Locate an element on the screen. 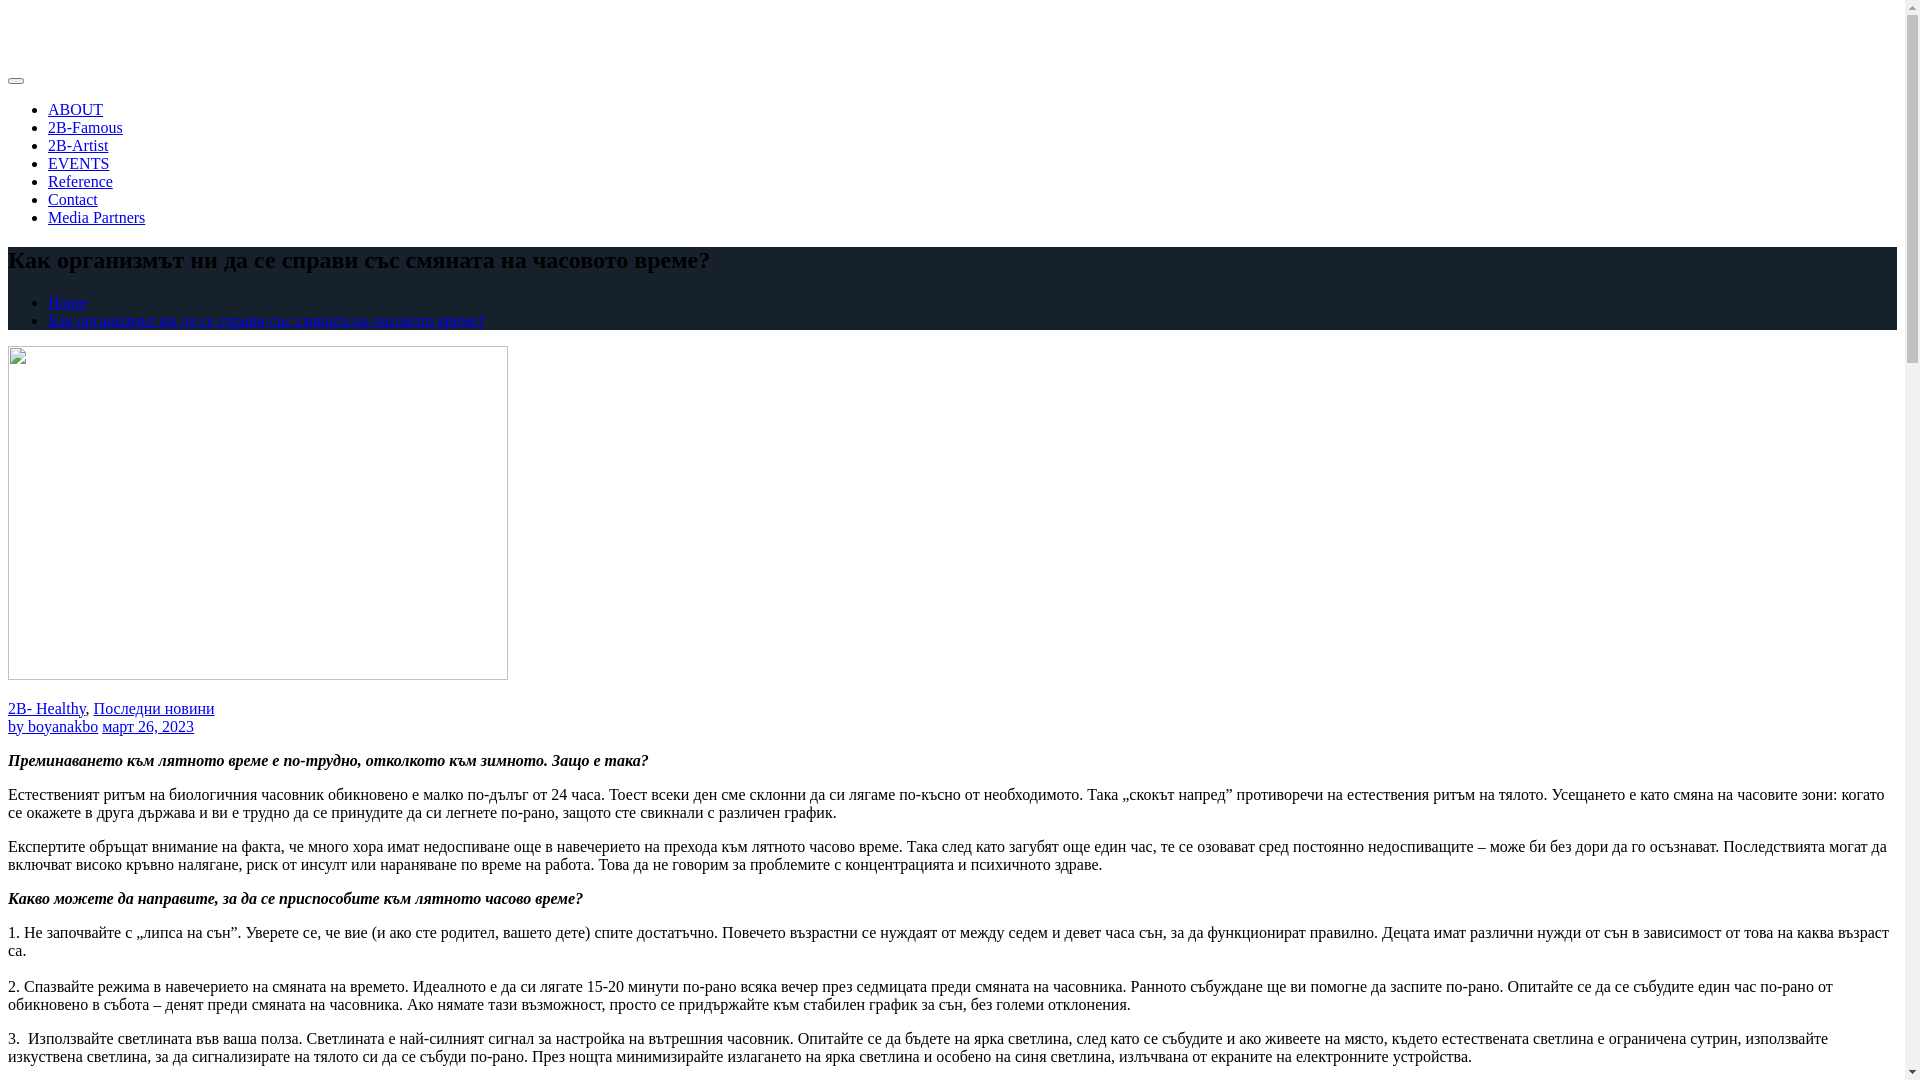  'Reference' is located at coordinates (80, 181).